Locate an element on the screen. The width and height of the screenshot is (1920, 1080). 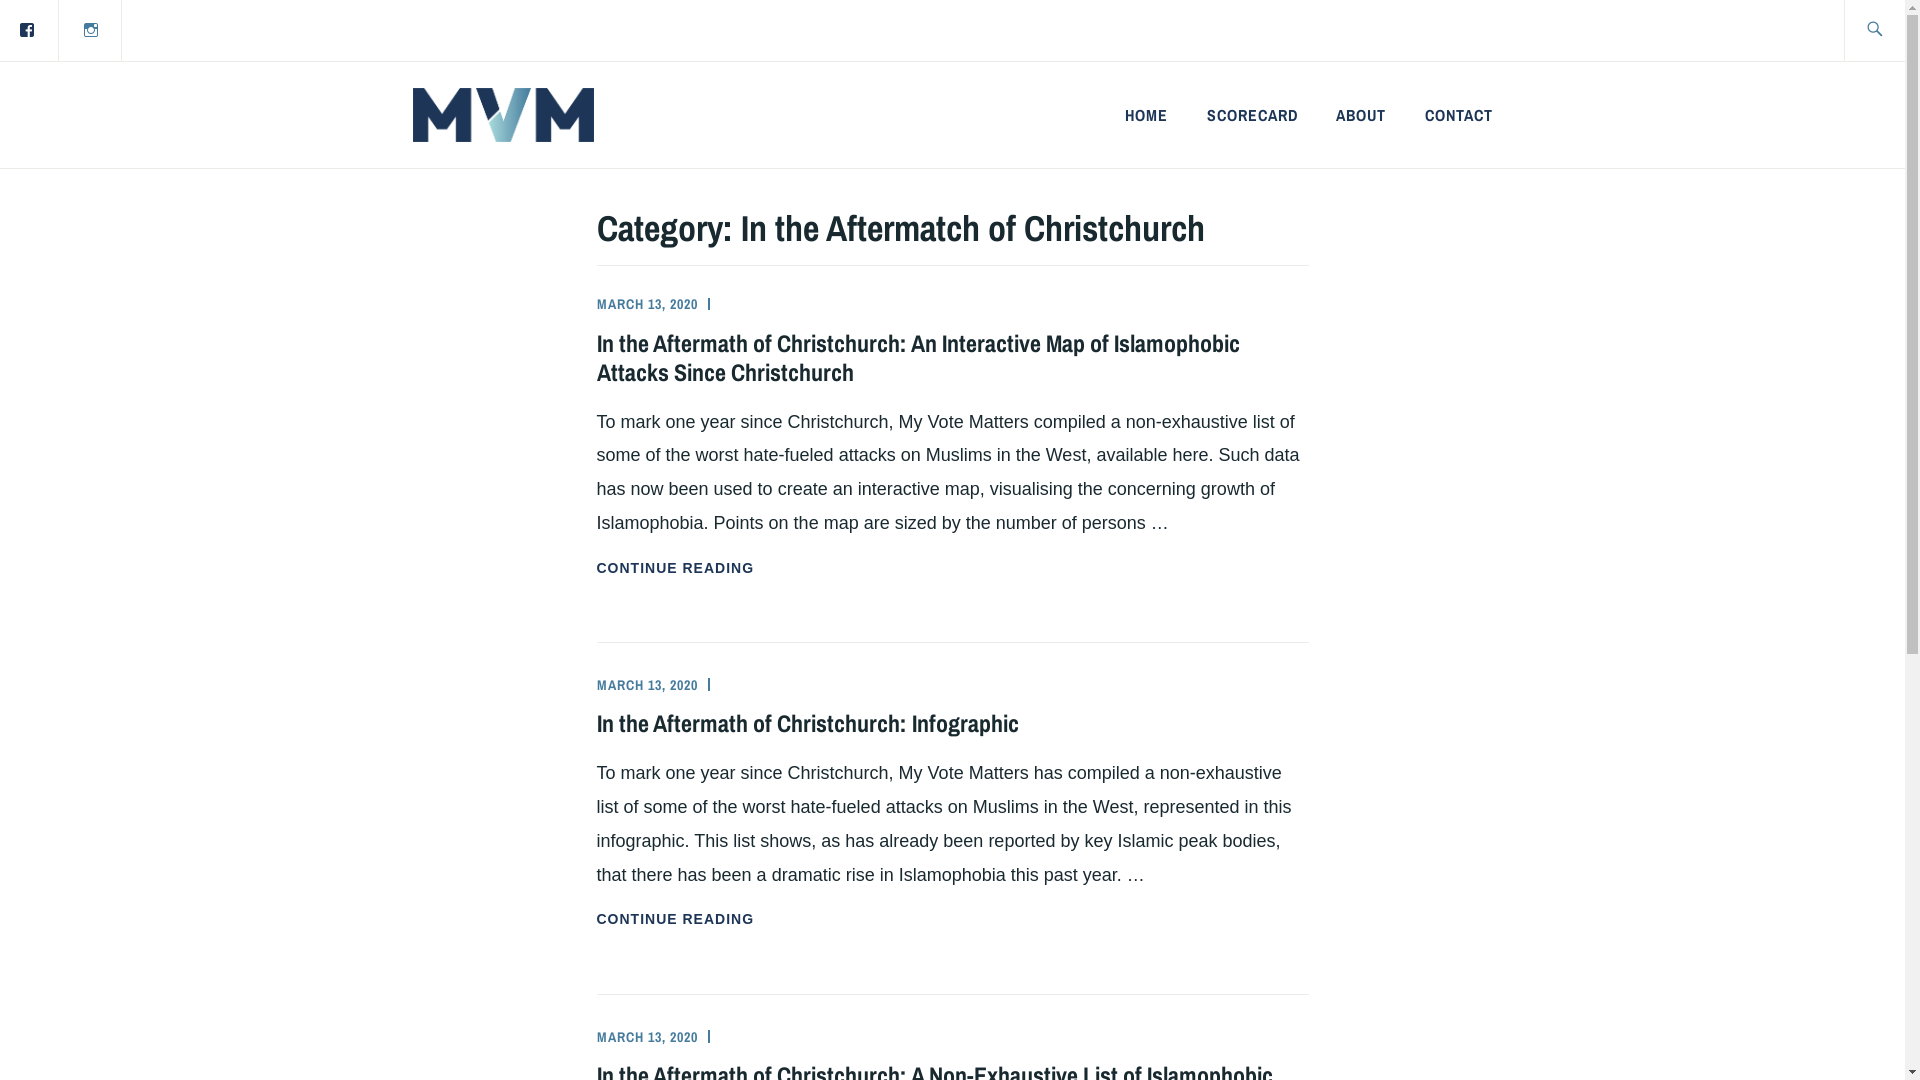
'Search' is located at coordinates (0, 29).